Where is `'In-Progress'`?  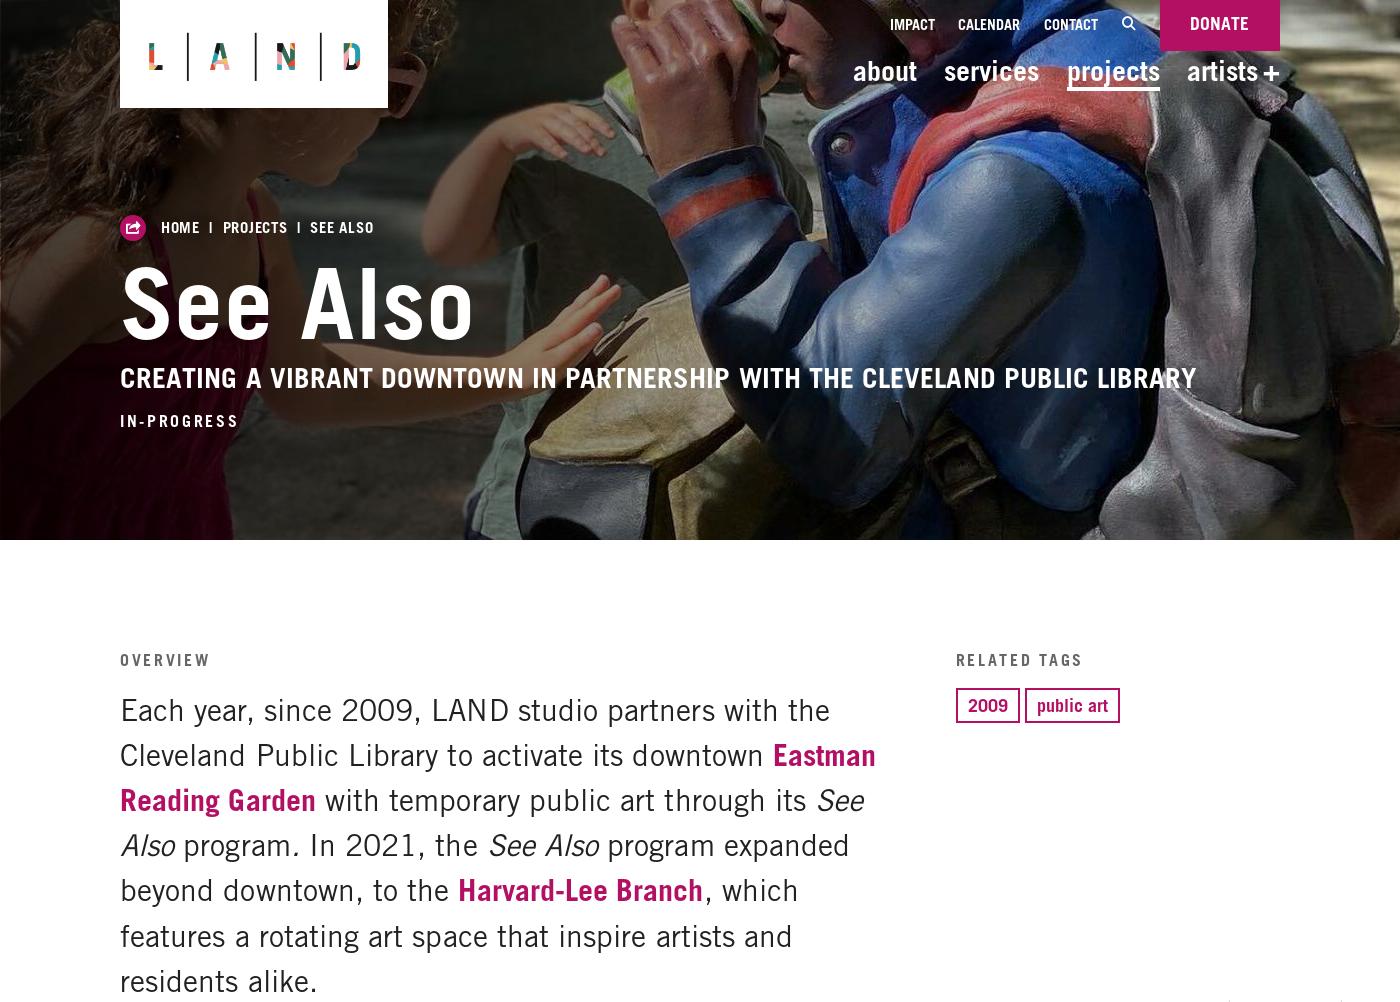 'In-Progress' is located at coordinates (179, 419).